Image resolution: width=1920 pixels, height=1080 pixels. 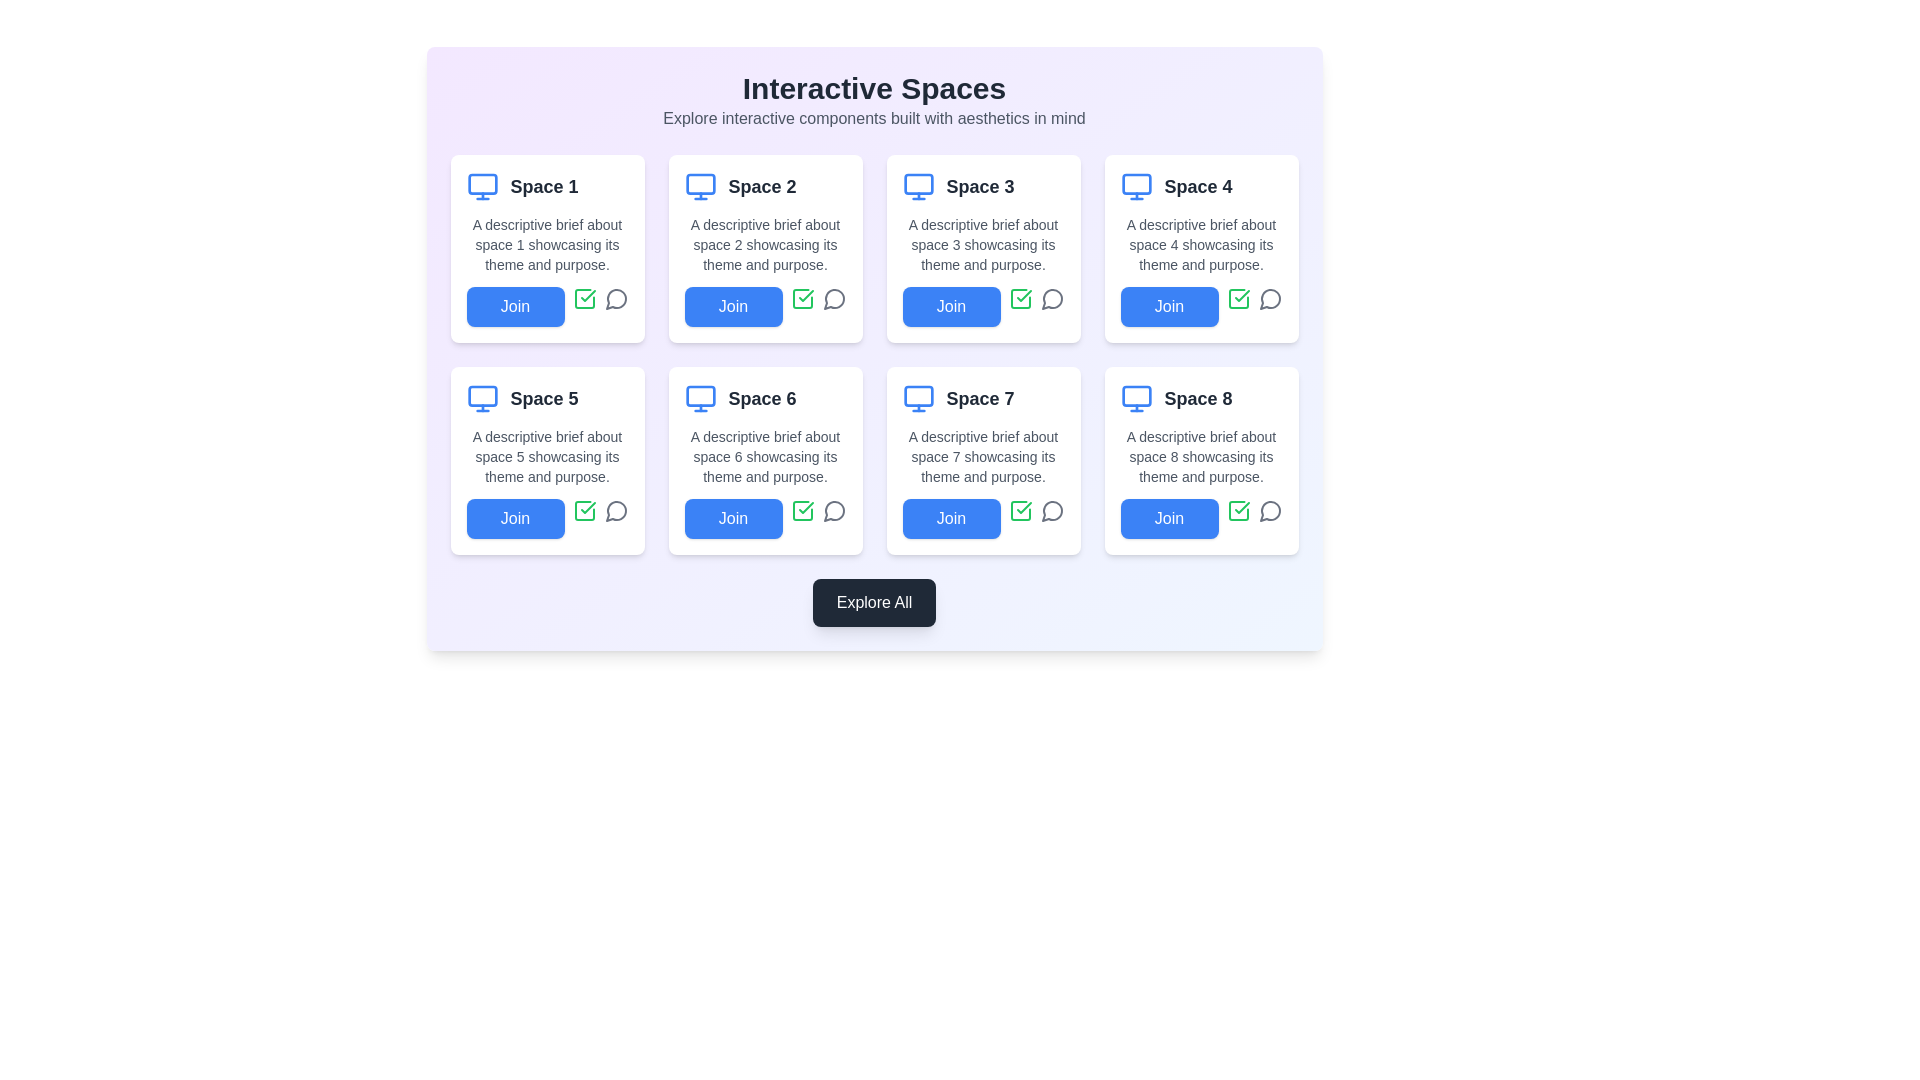 I want to click on the Text label that provides a brief description for 'Space 1', located below the title 'Space 1' and above the 'Join' button, so click(x=547, y=244).